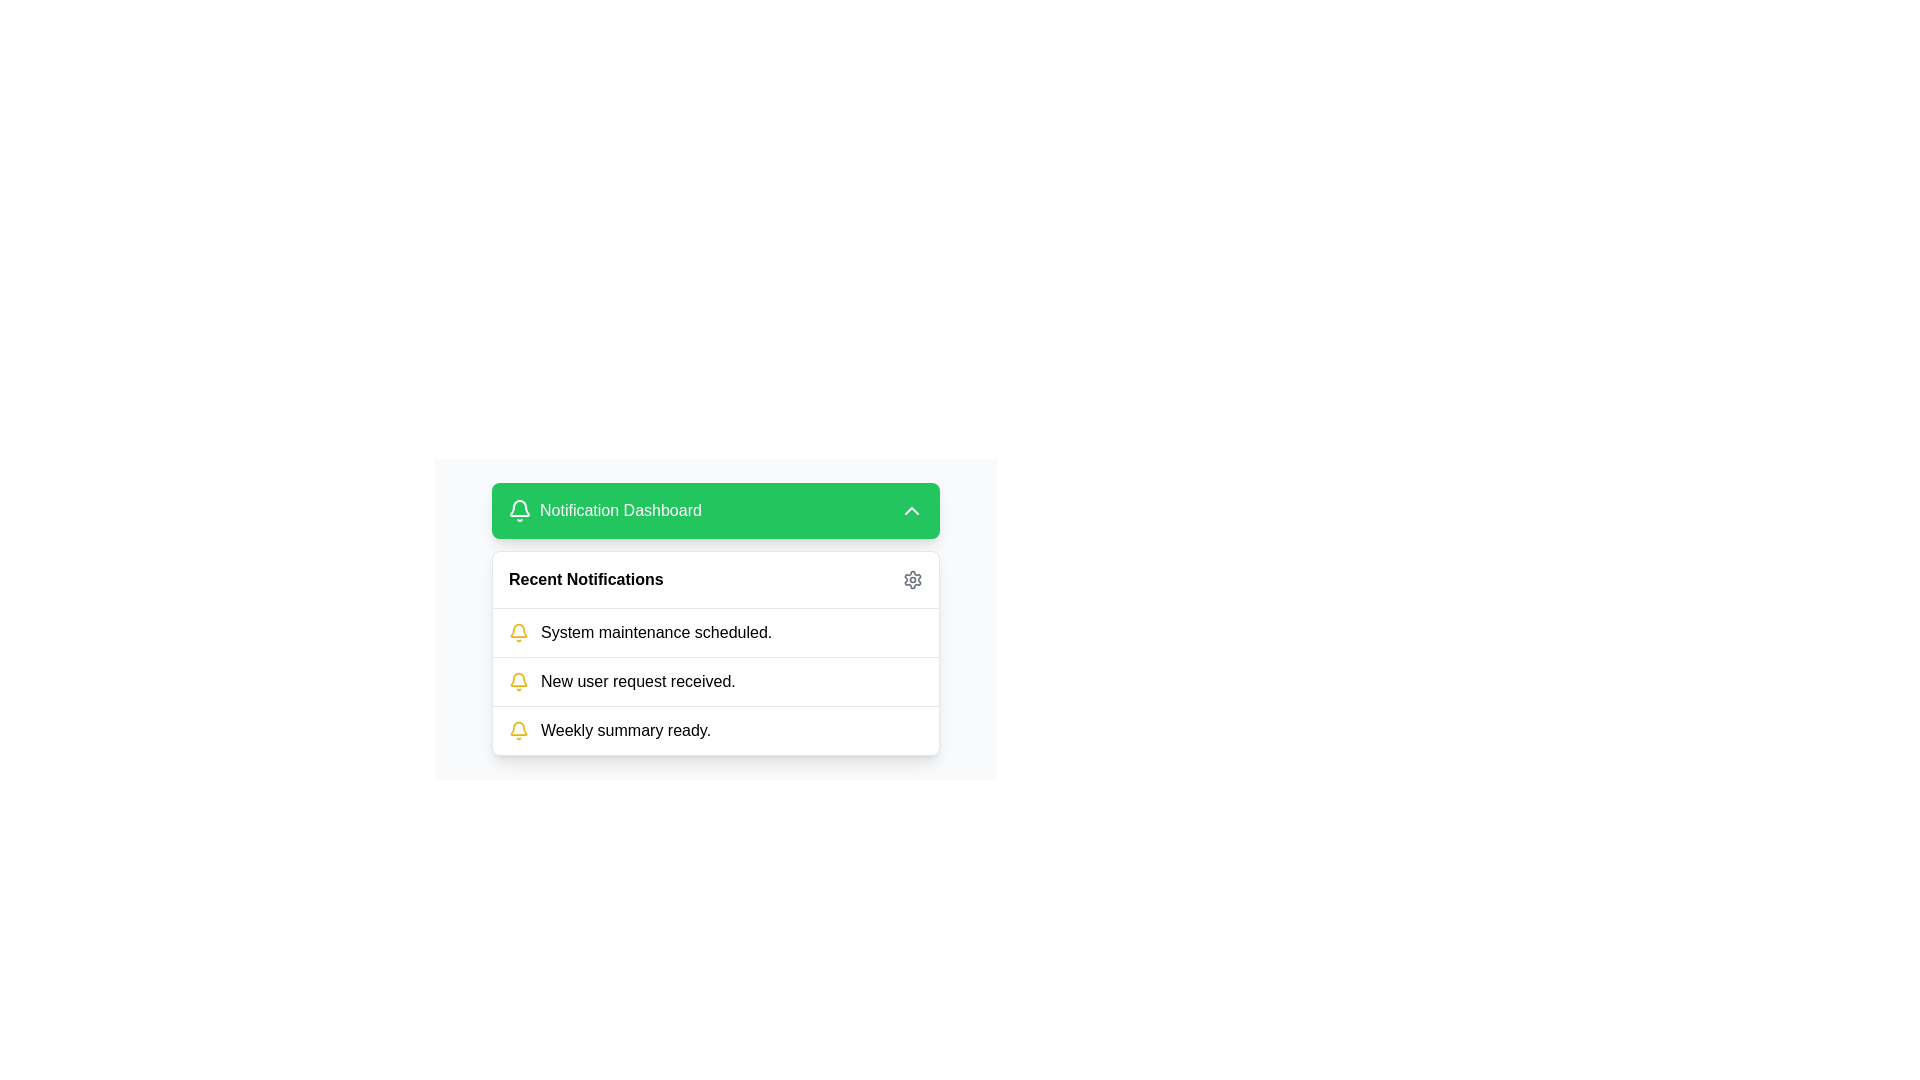 The width and height of the screenshot is (1920, 1080). I want to click on notification message displayed as the first entry in the notification list, located to the immediate right of the bell icon, so click(656, 632).